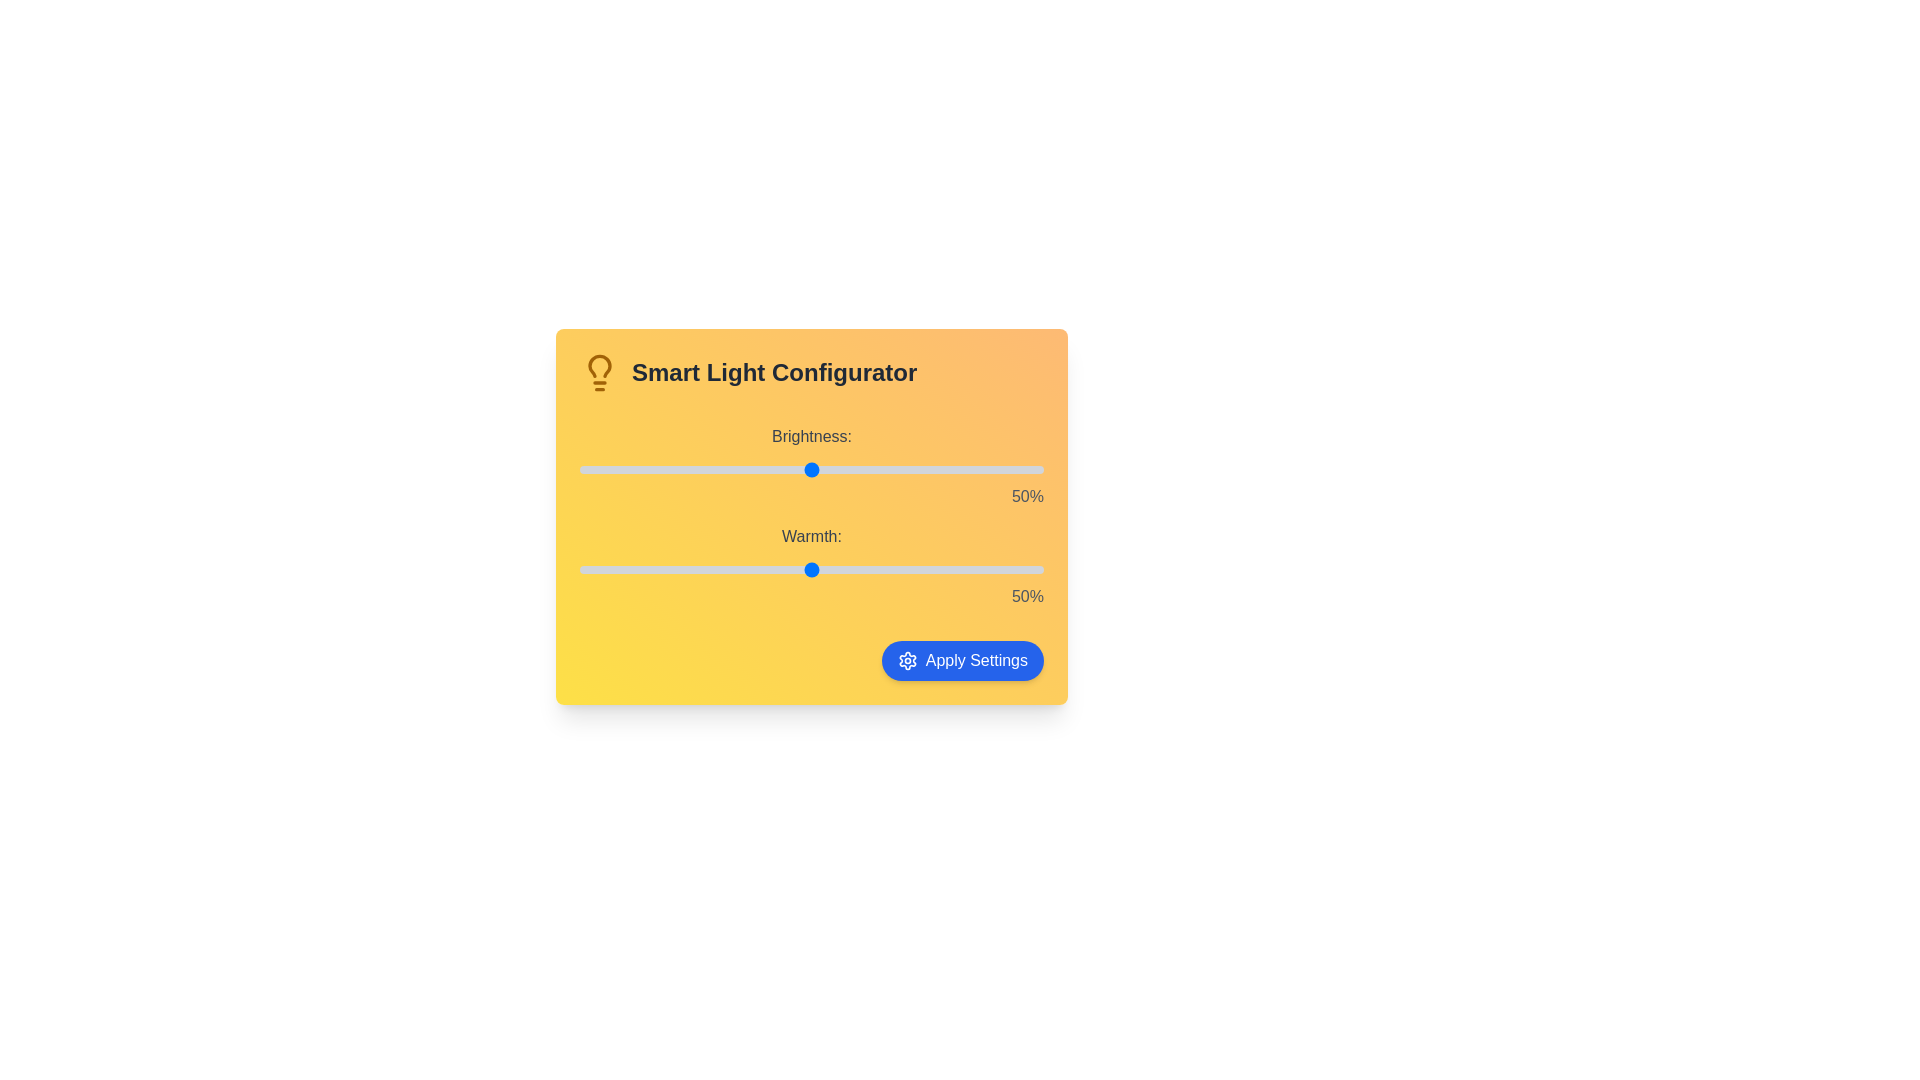 The image size is (1920, 1080). I want to click on the brightness, so click(736, 470).